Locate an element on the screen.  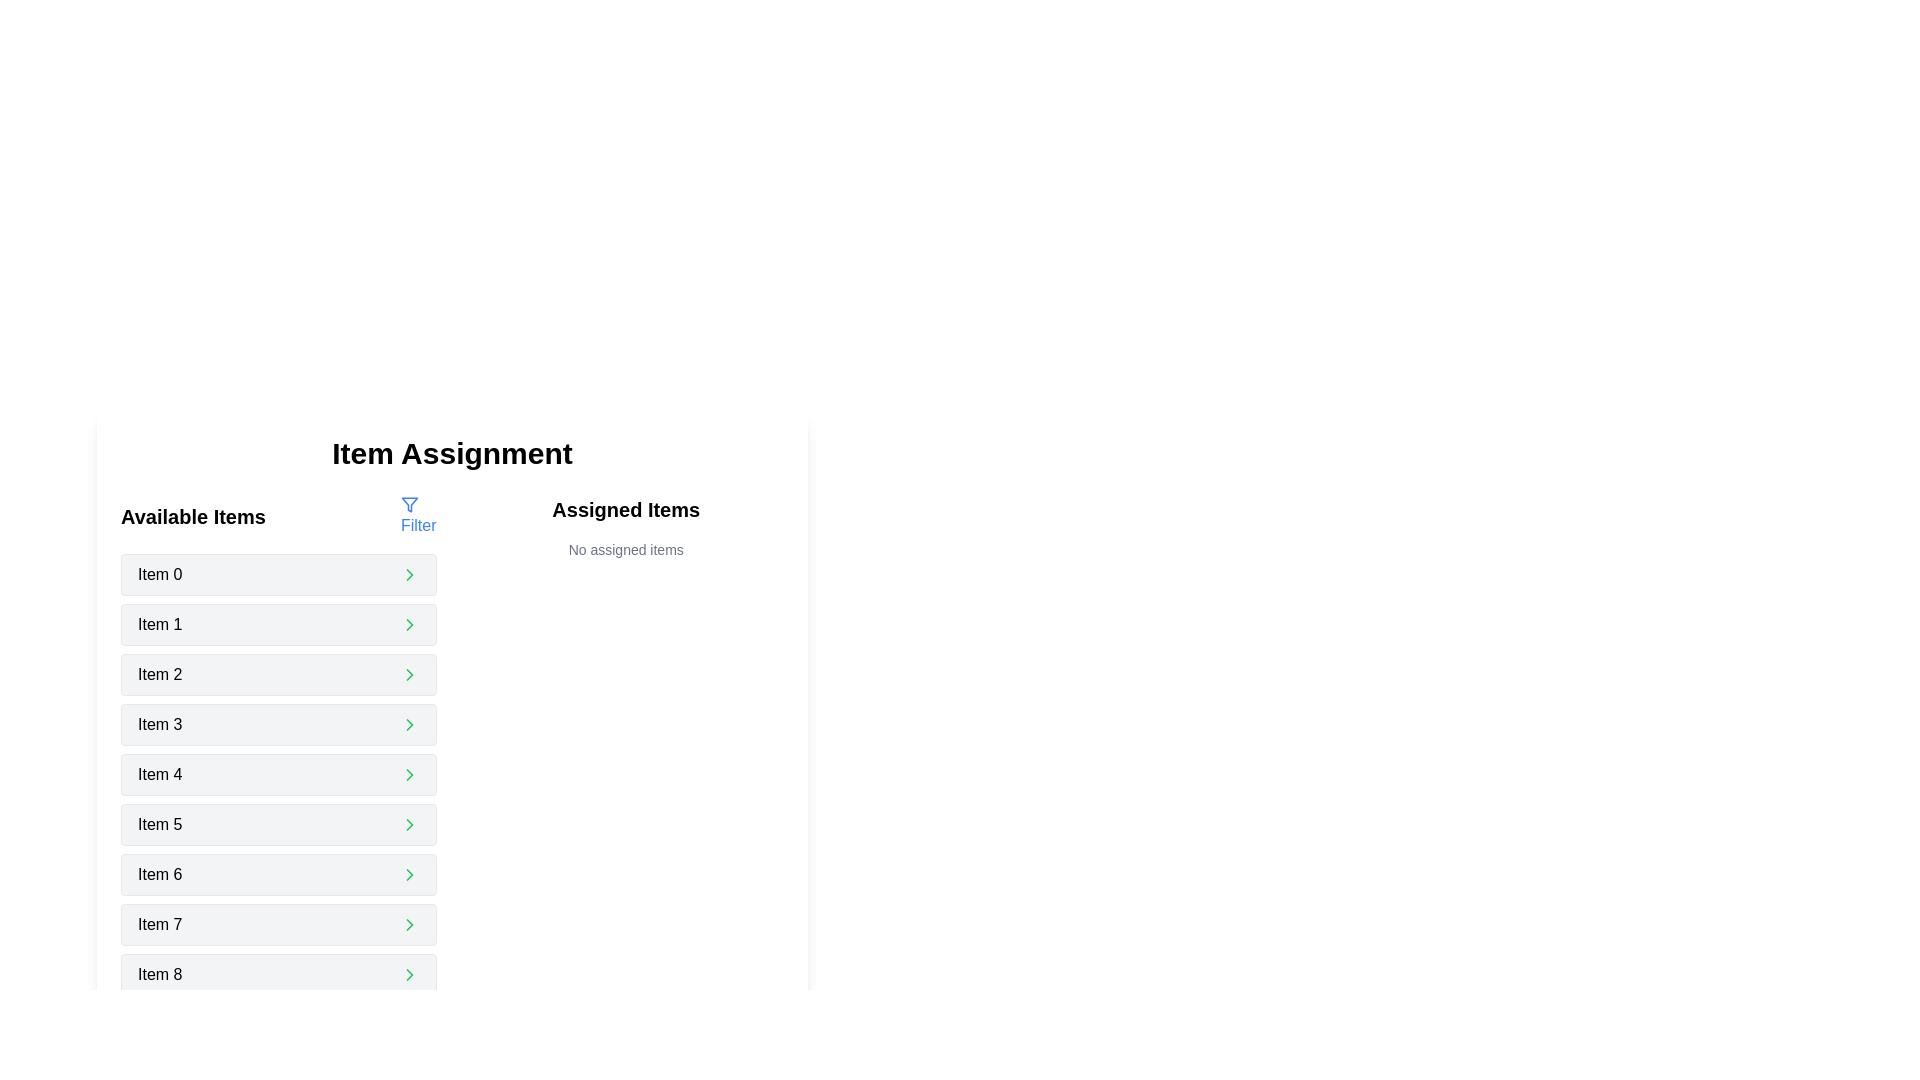
text from the Label displaying 'Item 4', which is the fifth item under the 'Available Items' heading in the vertical list is located at coordinates (160, 774).